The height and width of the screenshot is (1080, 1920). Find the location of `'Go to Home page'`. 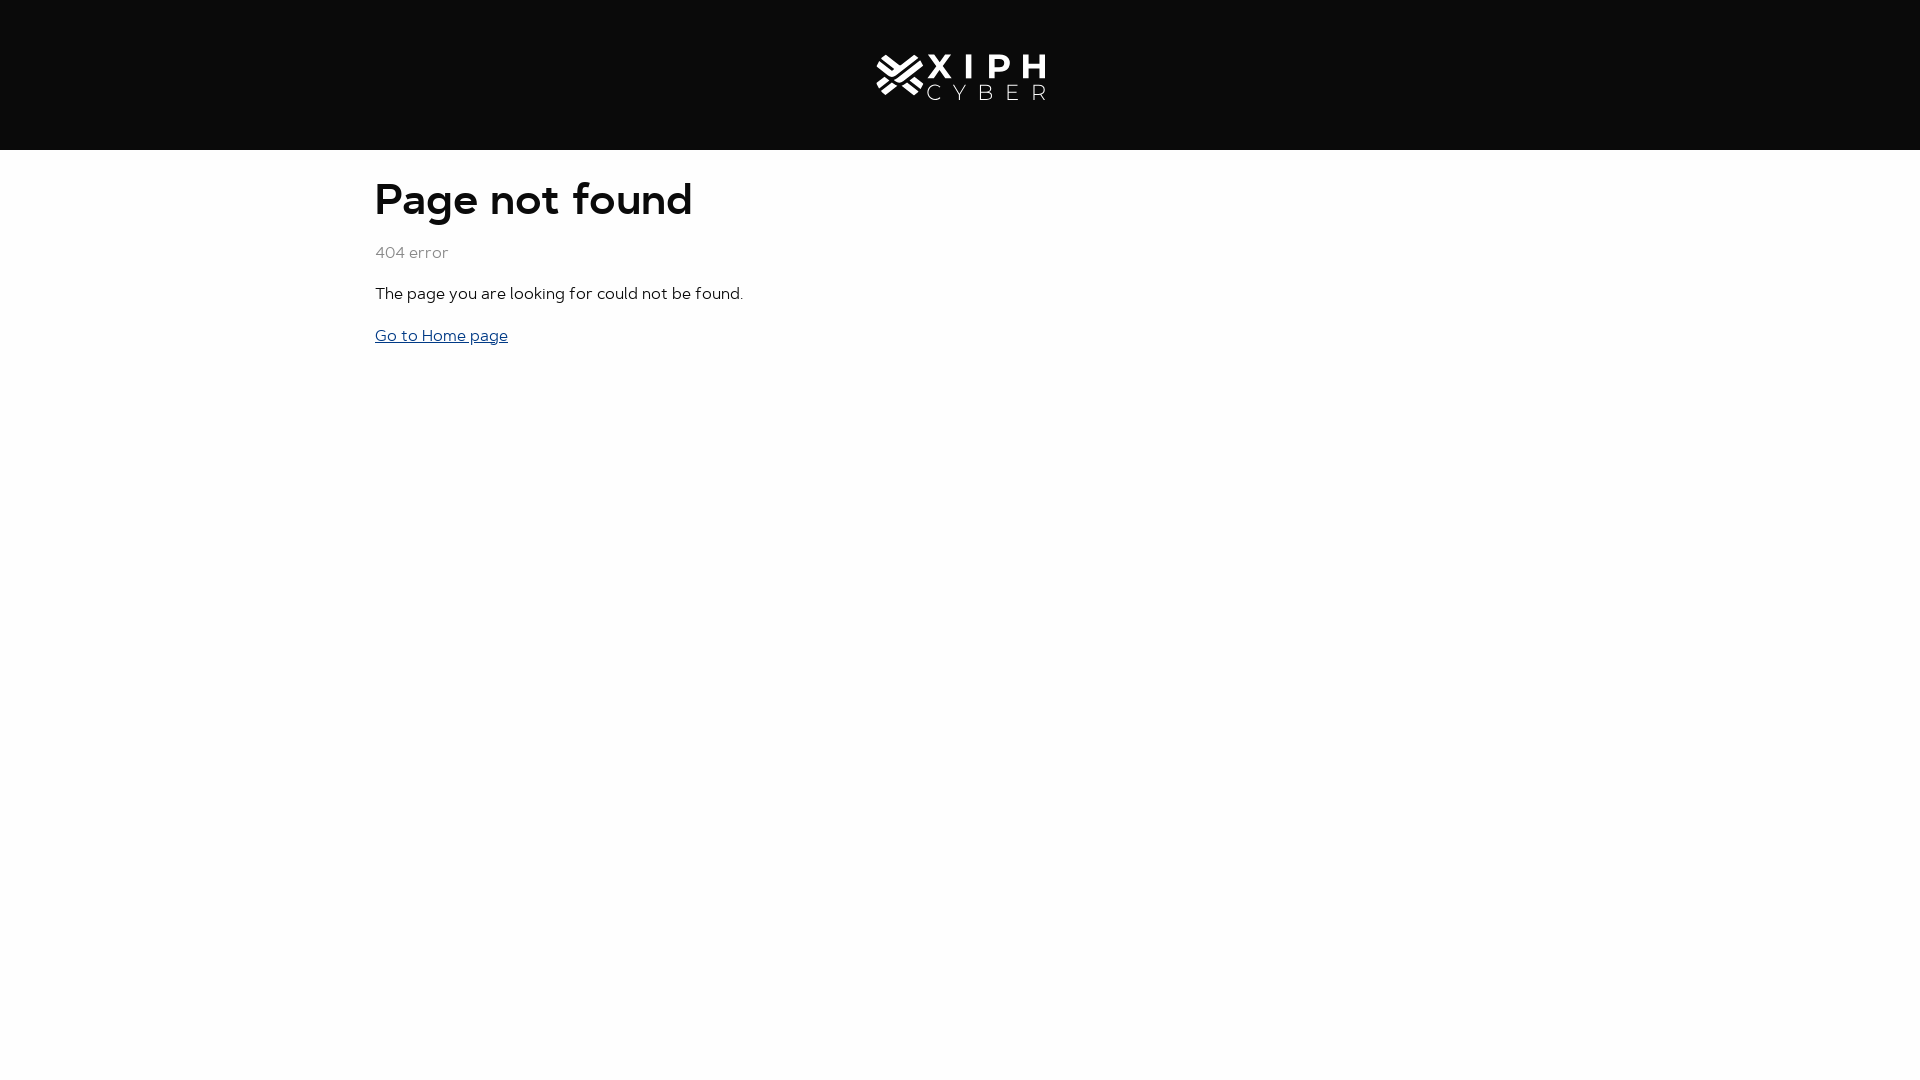

'Go to Home page' is located at coordinates (440, 335).